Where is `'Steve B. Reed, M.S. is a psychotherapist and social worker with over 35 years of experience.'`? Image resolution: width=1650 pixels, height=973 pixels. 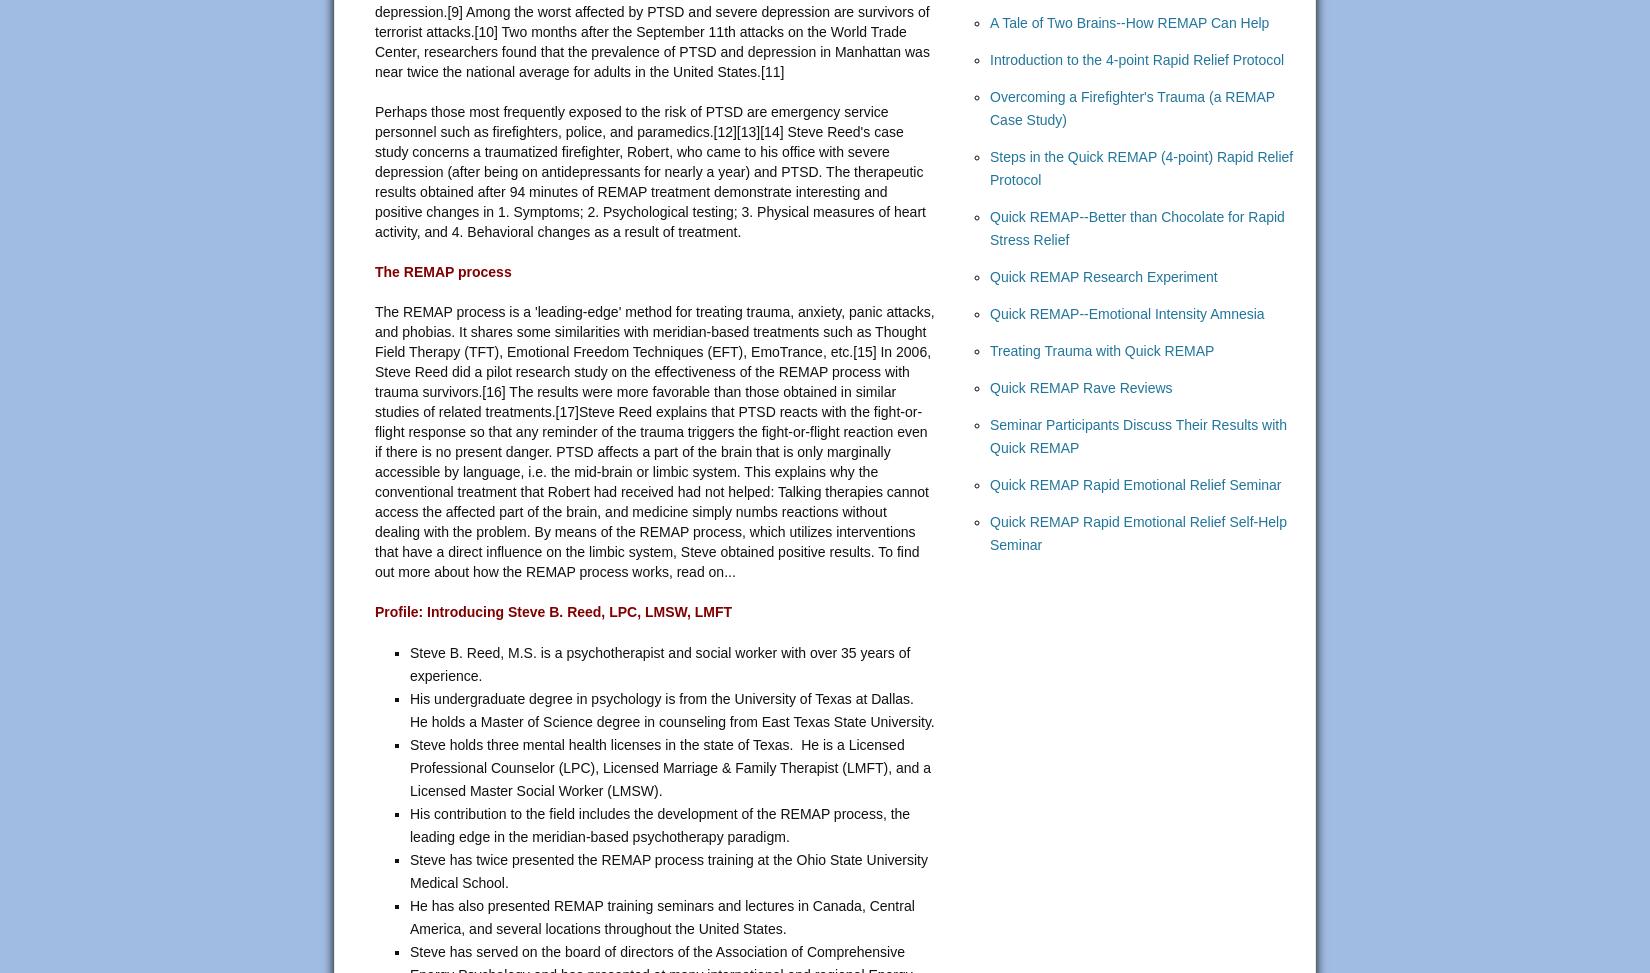 'Steve B. Reed, M.S. is a psychotherapist and social worker with over 35 years of experience.' is located at coordinates (659, 663).